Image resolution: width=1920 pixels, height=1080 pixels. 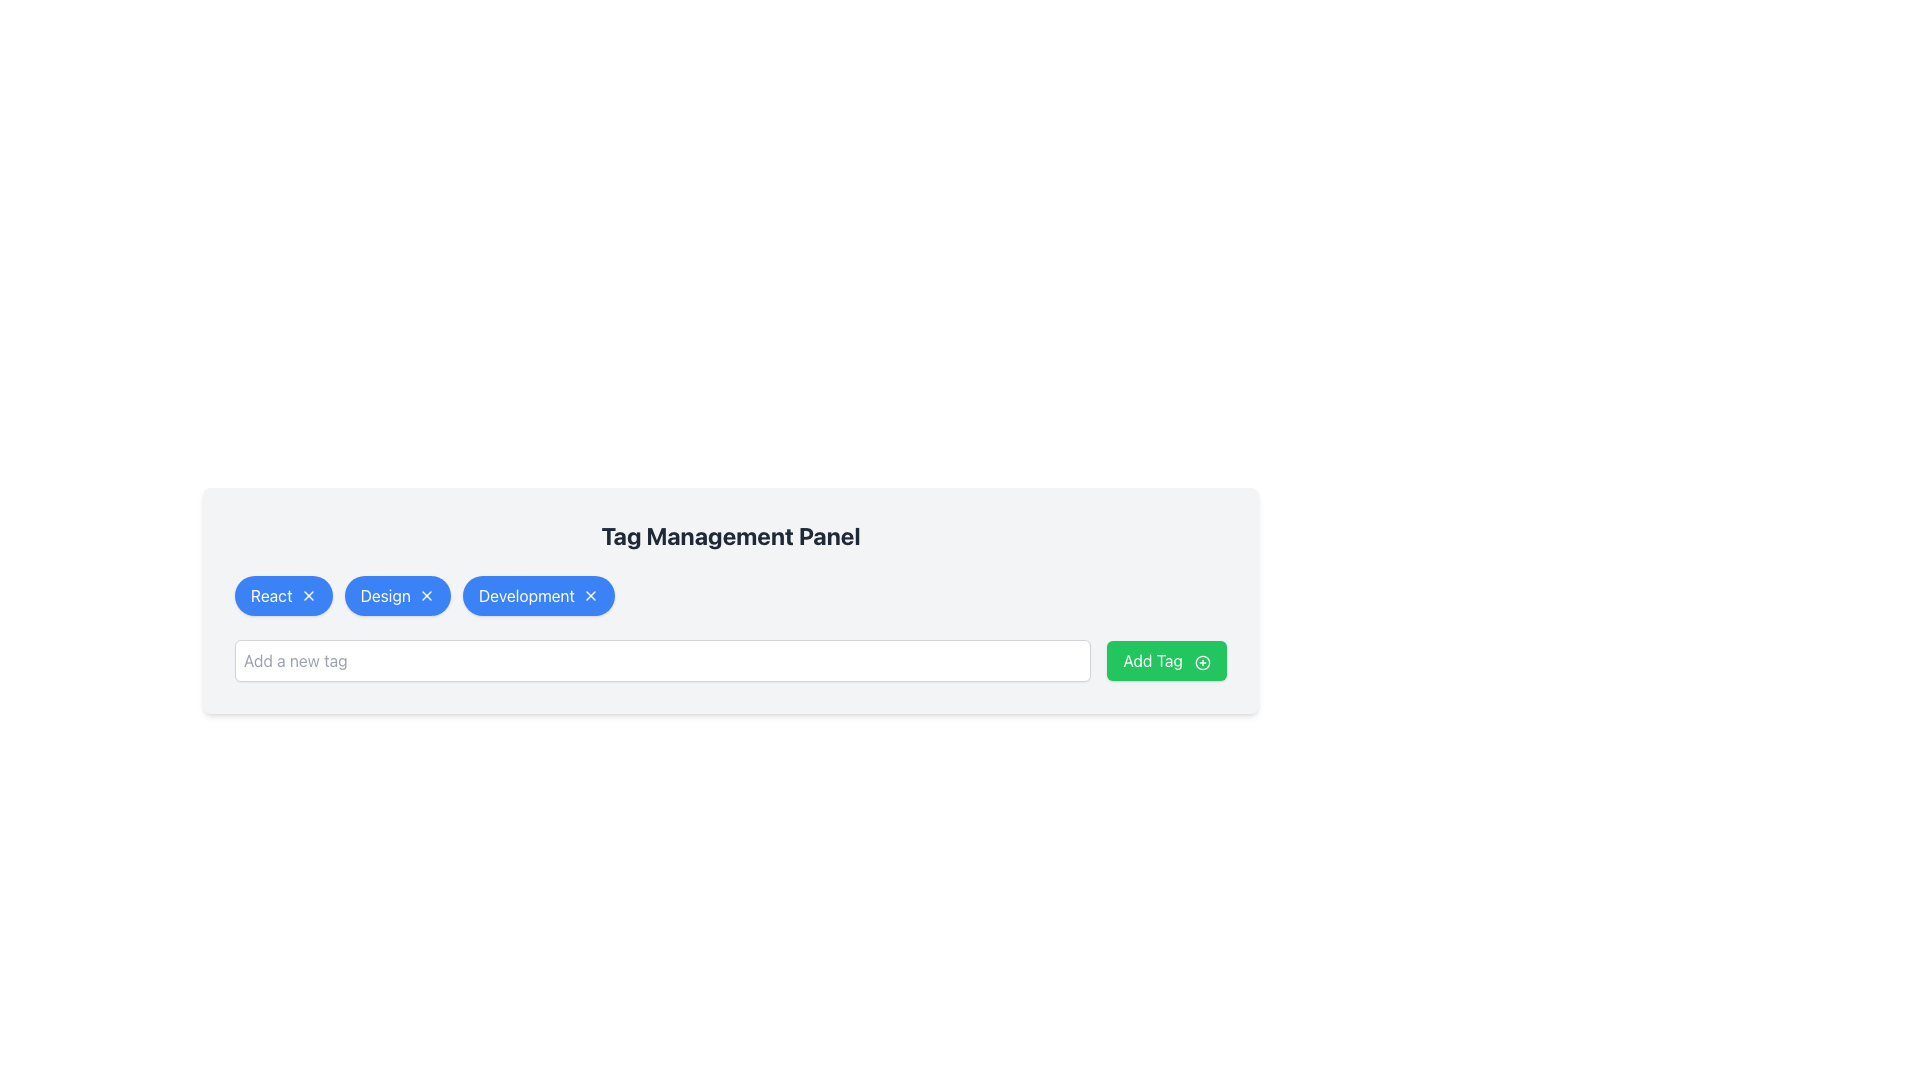 I want to click on the button-like tag containing the text 'React', which is styled in white on a blue background and is located in the top-left of the tags section, so click(x=270, y=595).